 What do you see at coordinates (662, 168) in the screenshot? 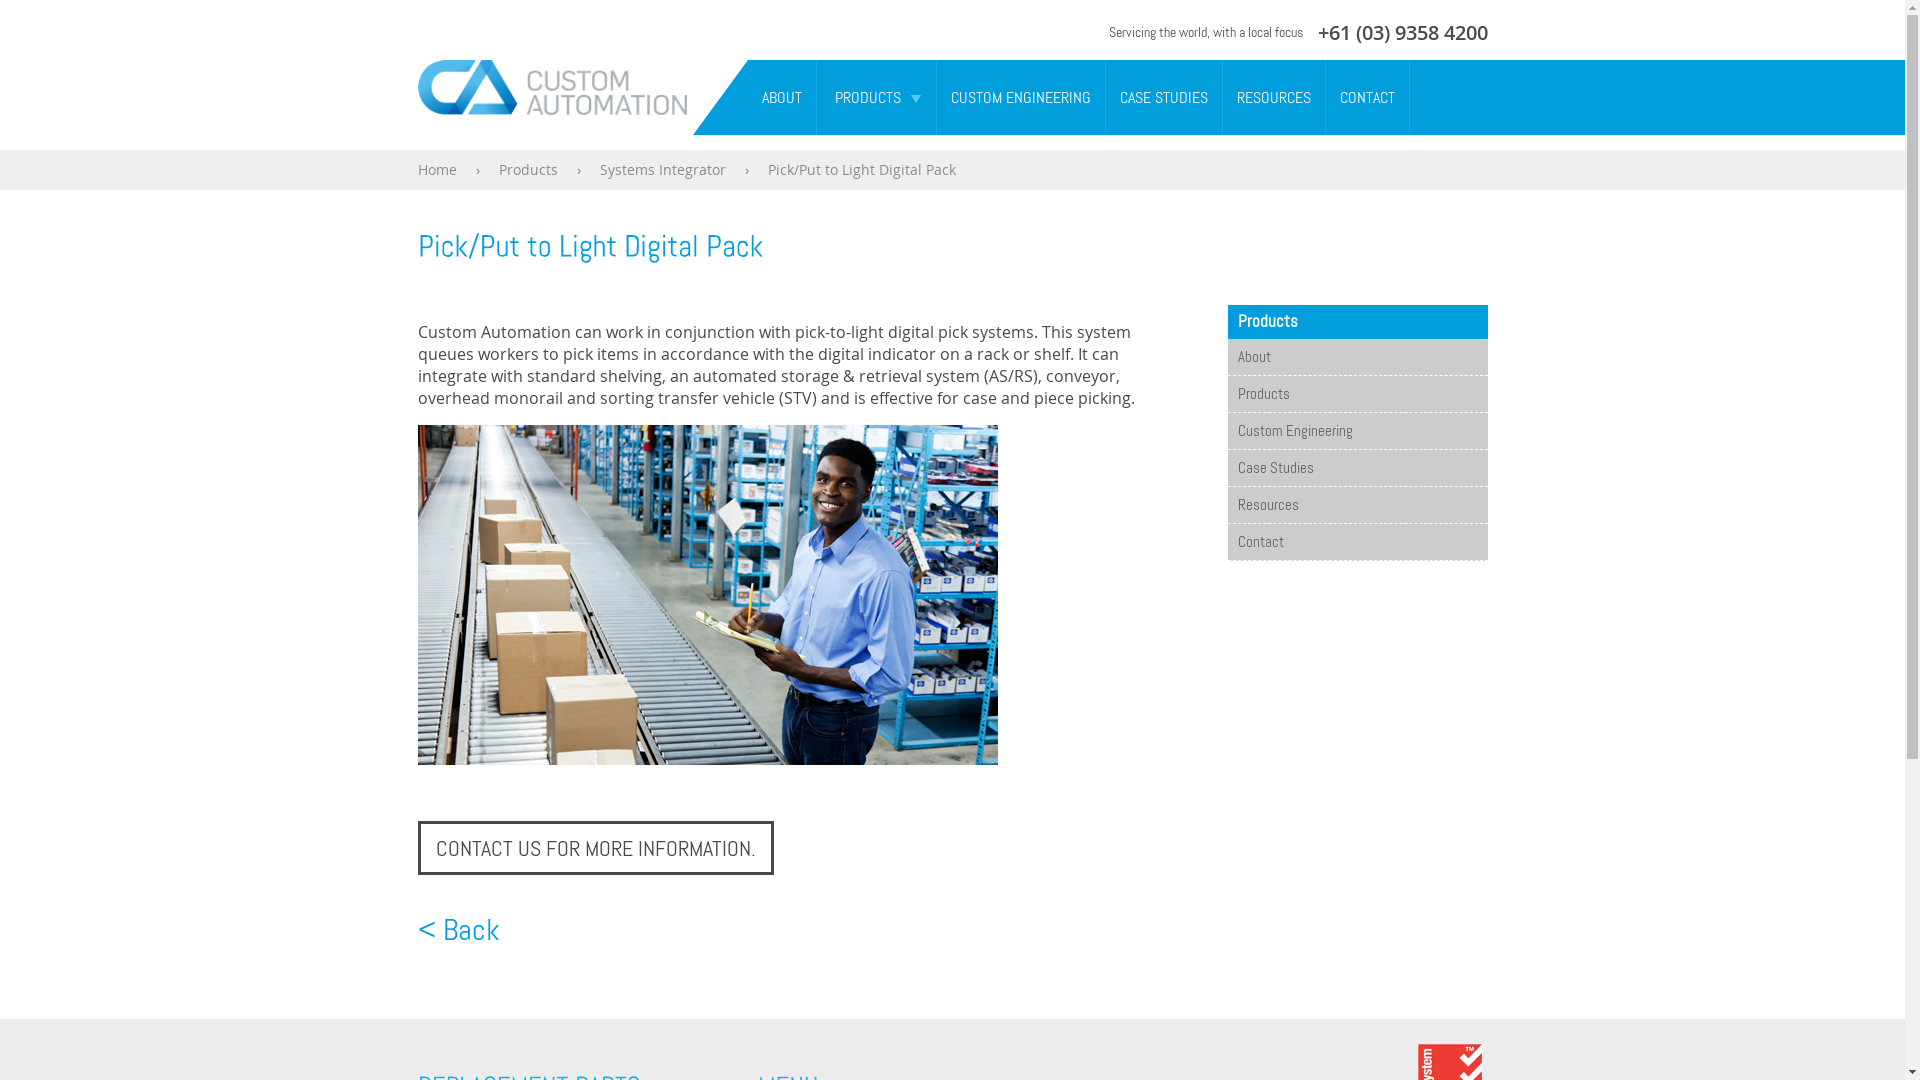
I see `'Systems Integrator'` at bounding box center [662, 168].